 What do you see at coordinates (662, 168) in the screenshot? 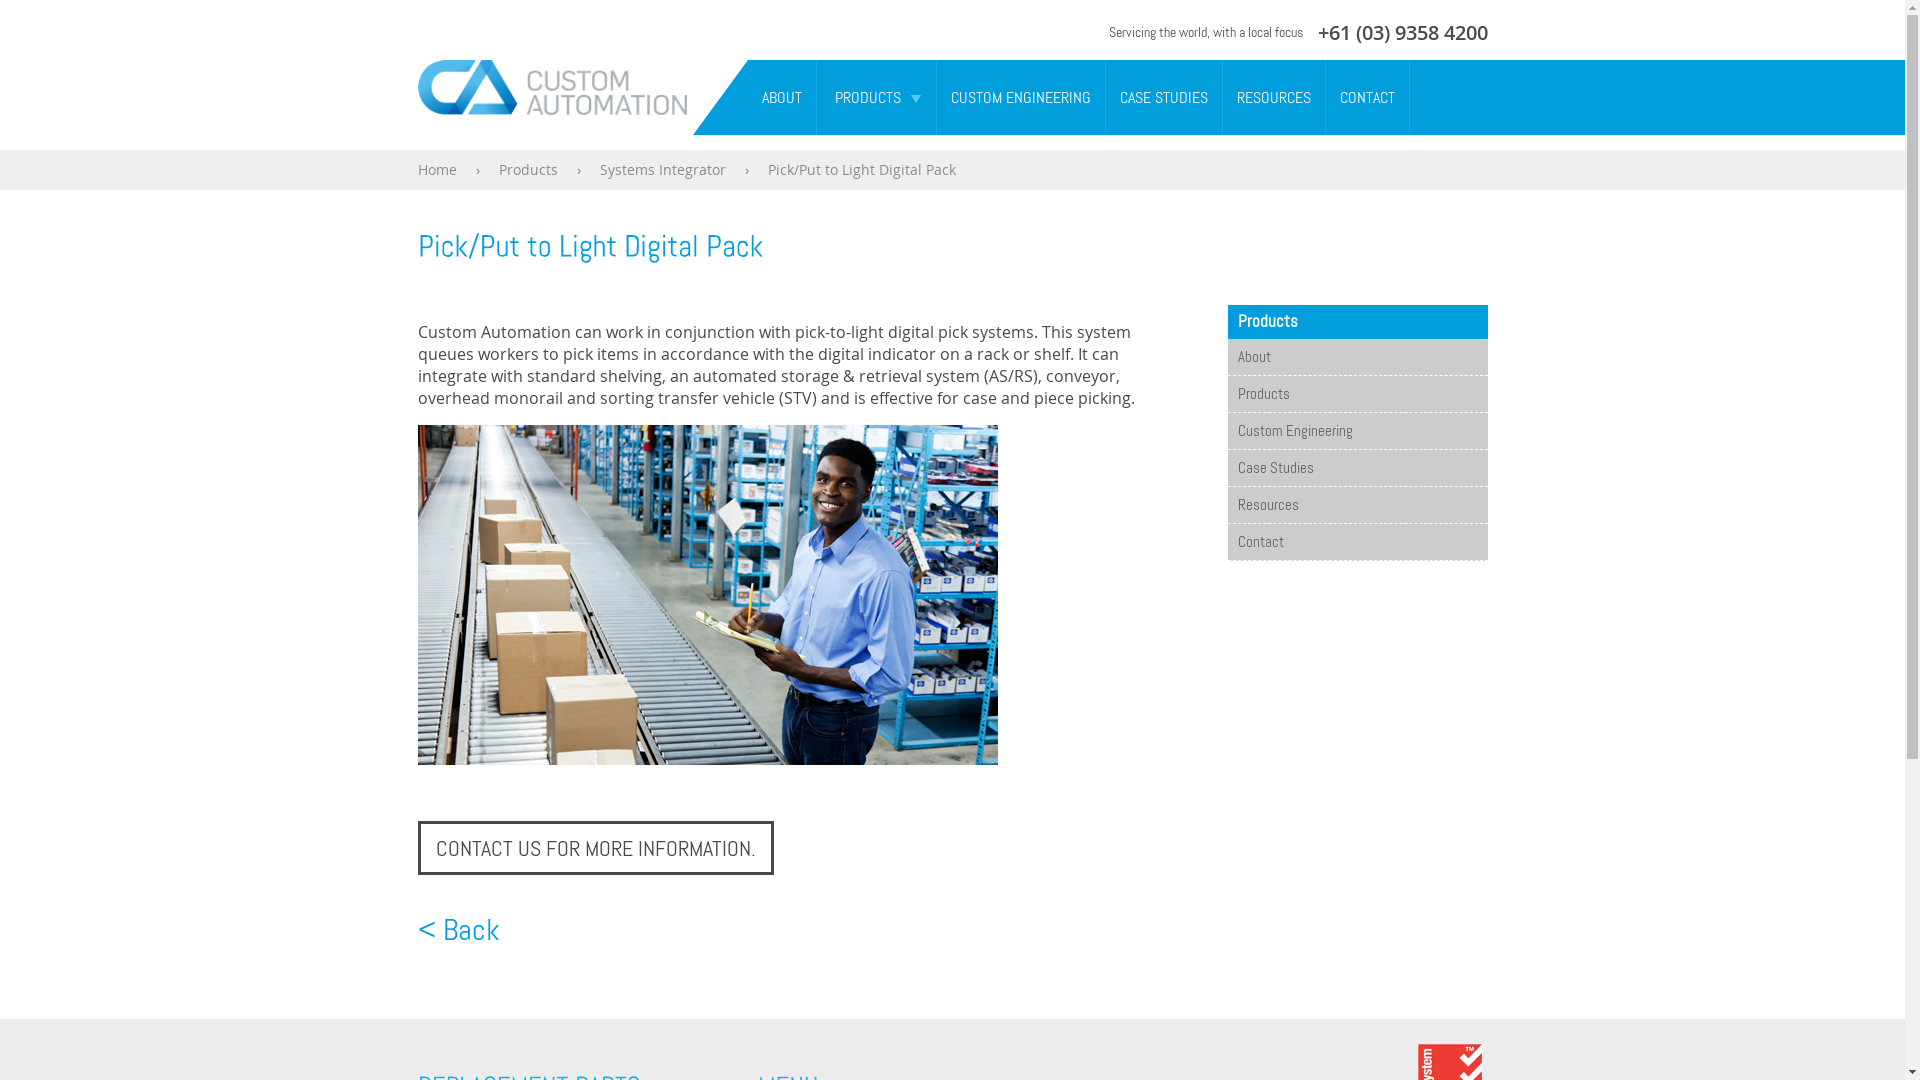
I see `'Systems Integrator'` at bounding box center [662, 168].